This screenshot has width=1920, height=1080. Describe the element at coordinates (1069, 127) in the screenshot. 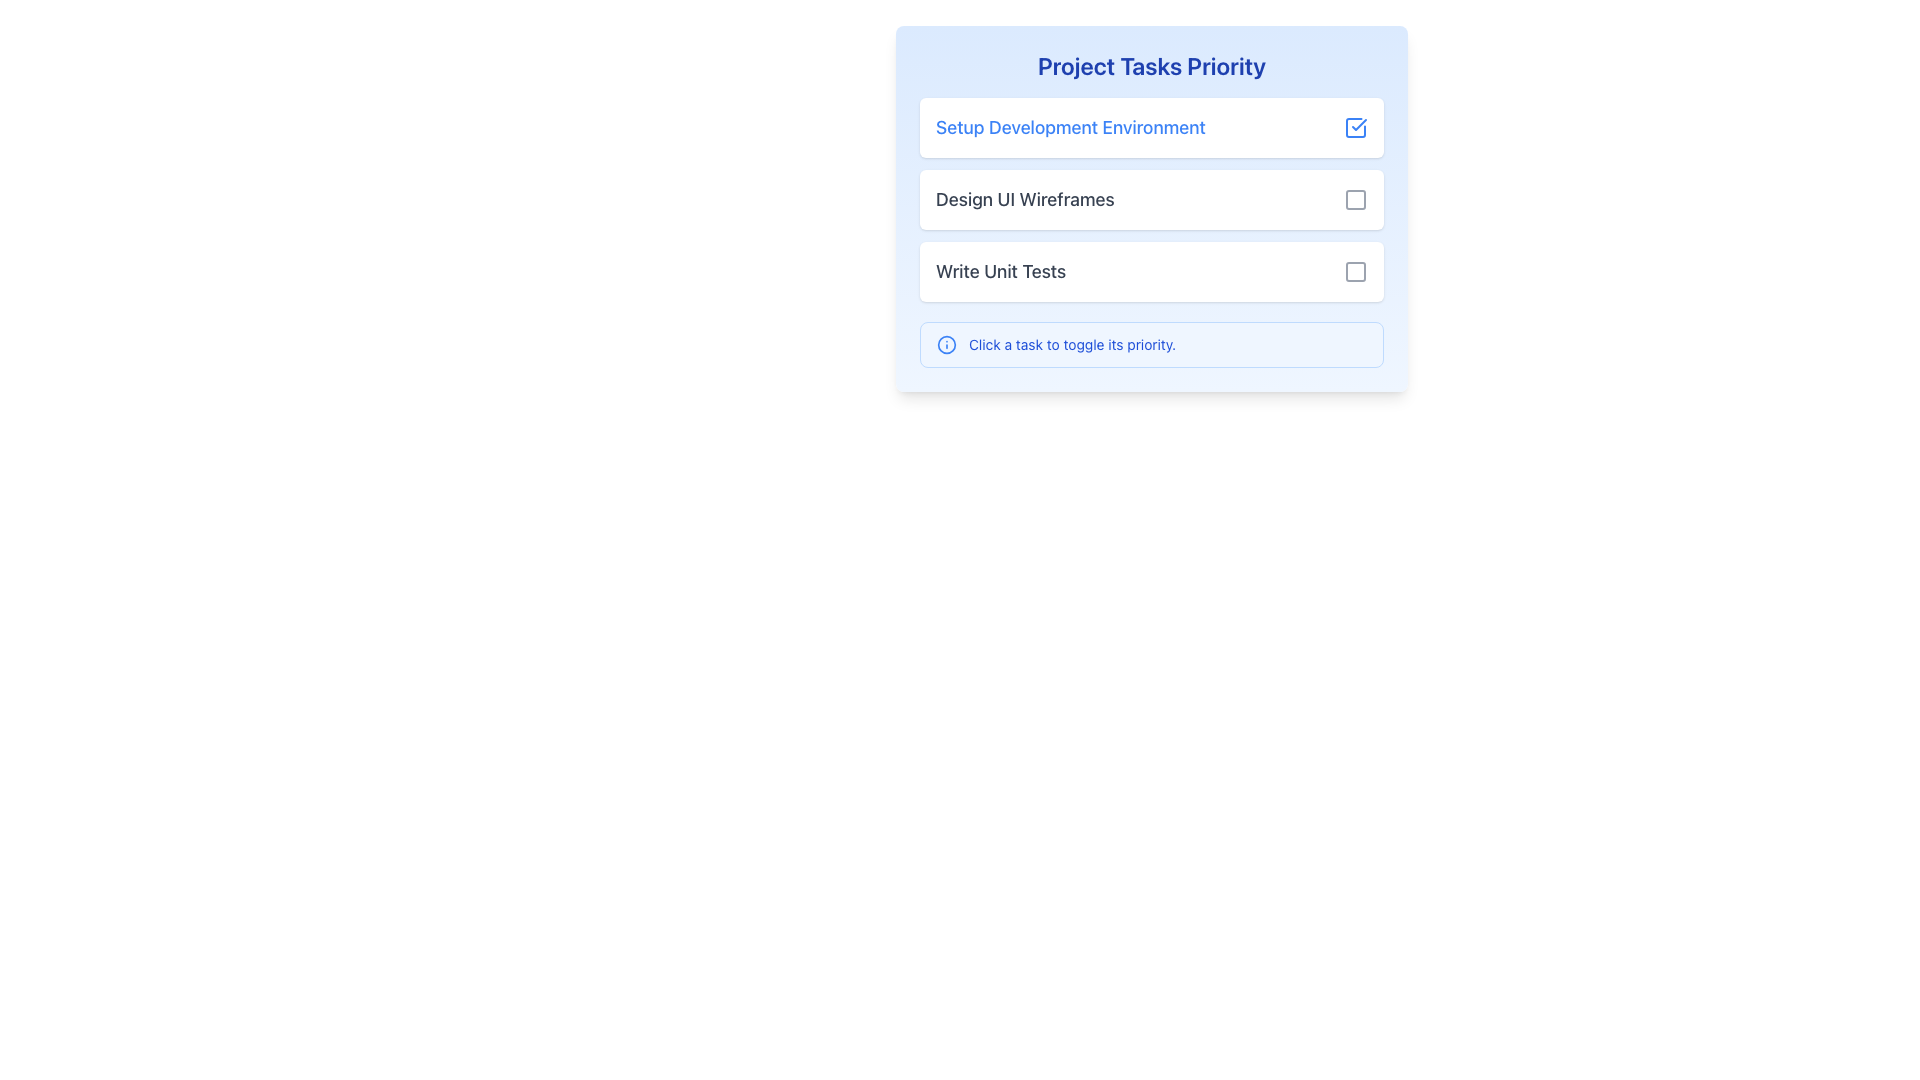

I see `the blue-colored text label reading 'Setup Development Environment', which is prominently placed at the top of the 'Project Tasks Priority' card, positioned to the left of a blue check icon` at that location.